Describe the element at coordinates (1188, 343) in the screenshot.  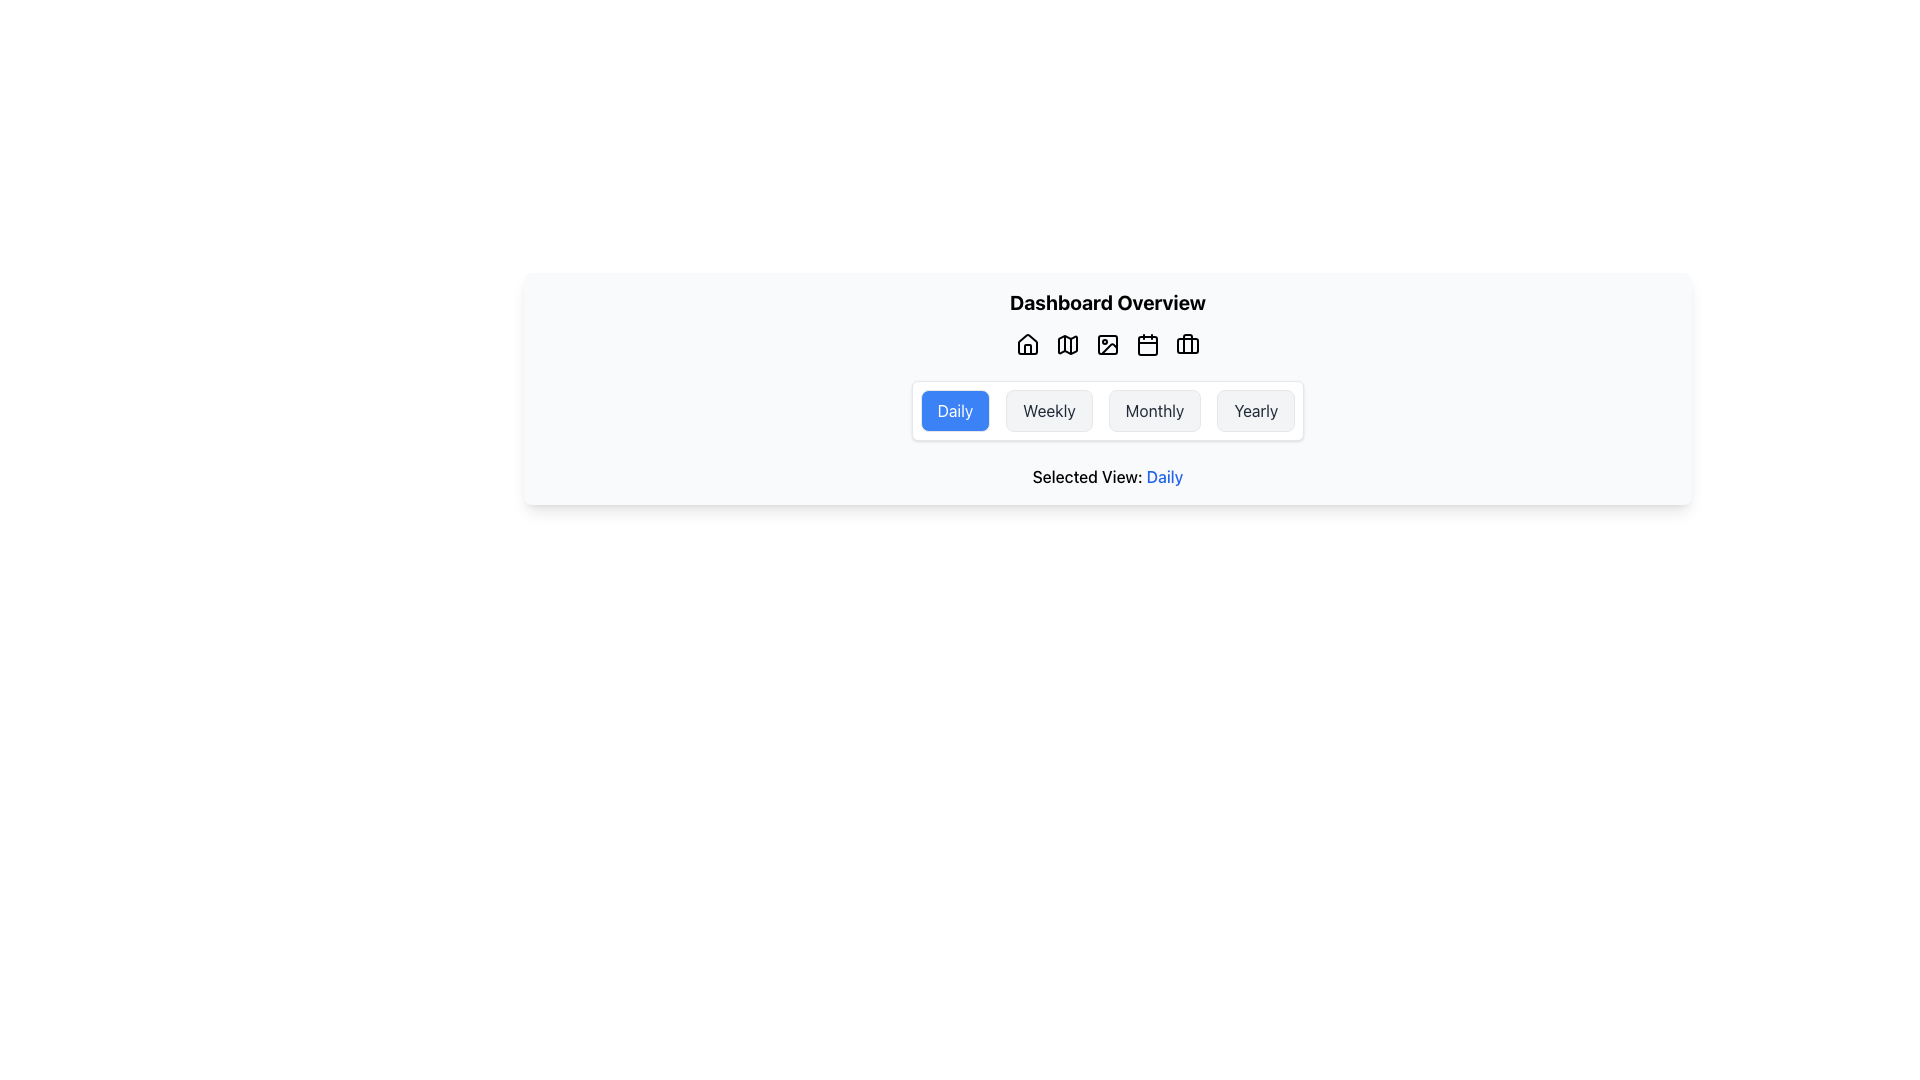
I see `the briefcase icon button located in the toolbar beneath the 'Dashboard Overview' header` at that location.